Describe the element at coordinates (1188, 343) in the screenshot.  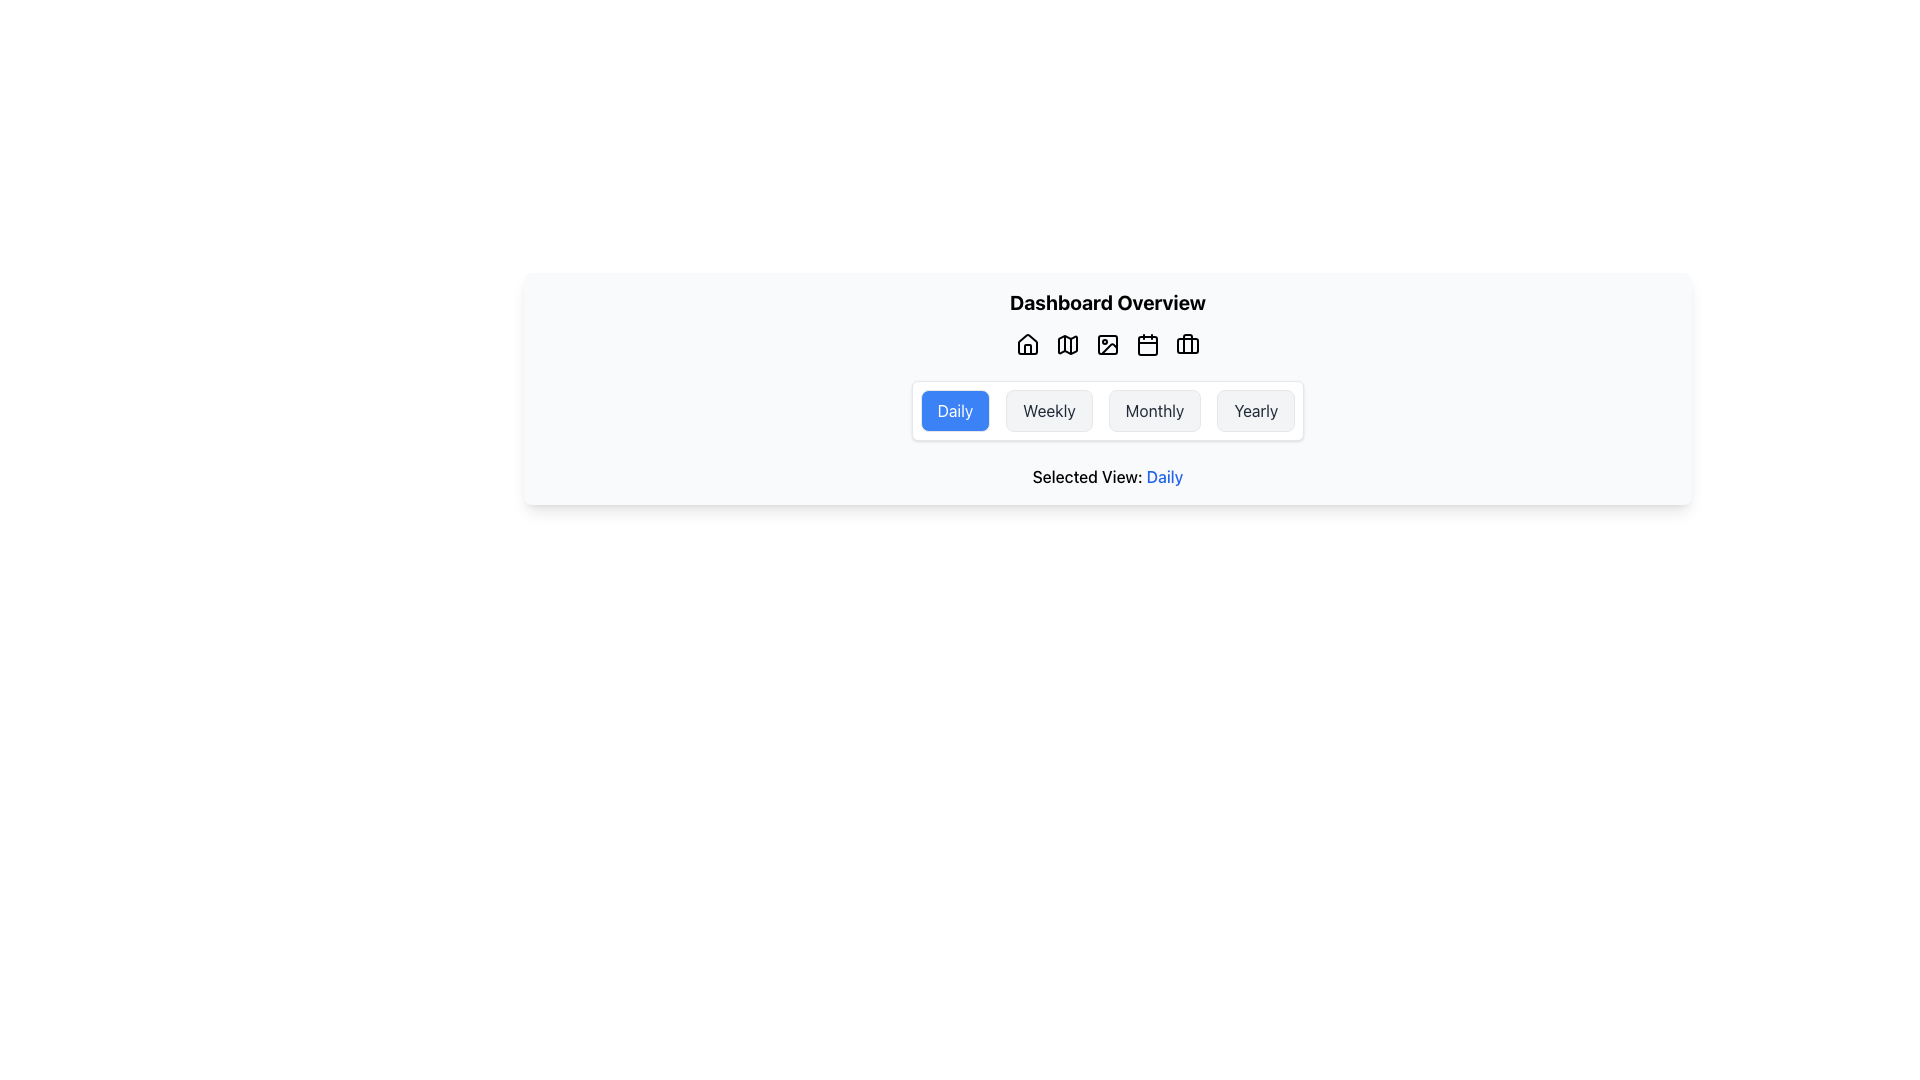
I see `the briefcase icon button located in the toolbar beneath the 'Dashboard Overview' header` at that location.